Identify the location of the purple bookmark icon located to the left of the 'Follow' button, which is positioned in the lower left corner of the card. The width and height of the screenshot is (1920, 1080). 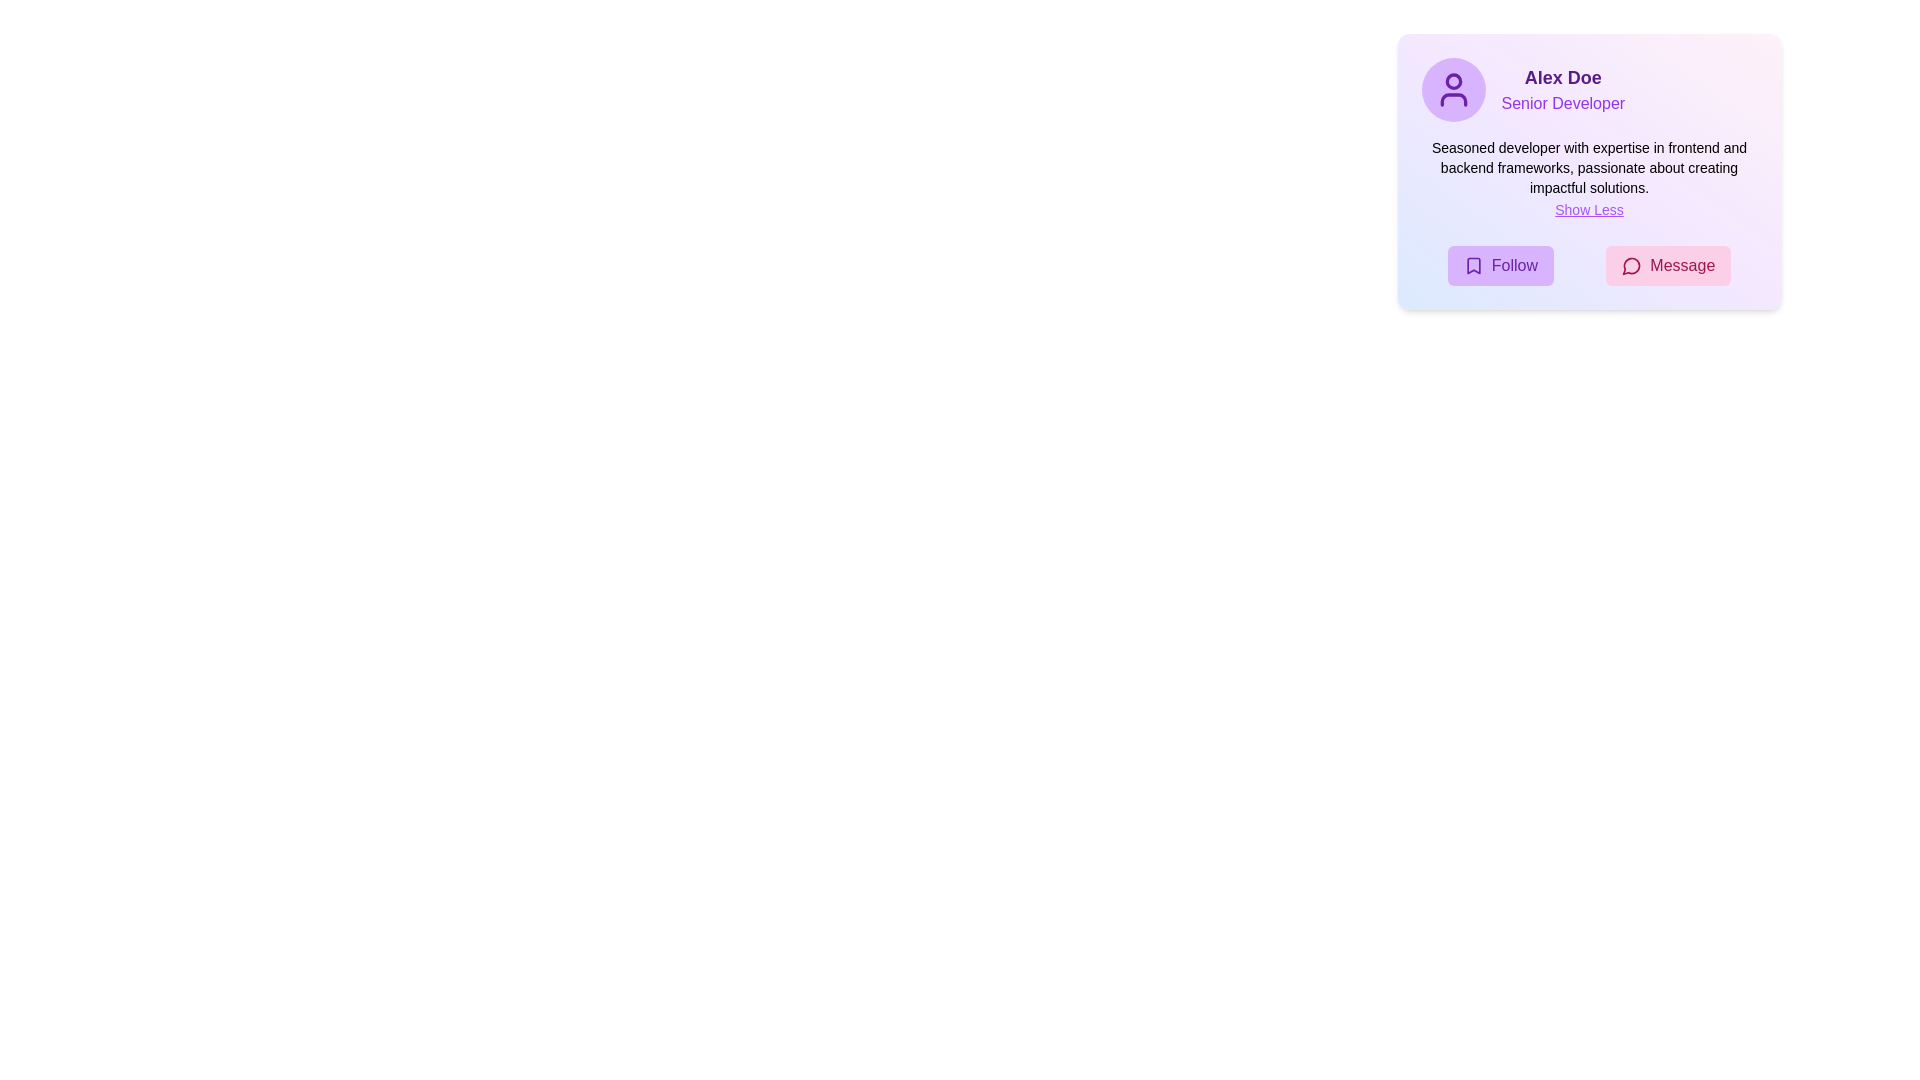
(1473, 265).